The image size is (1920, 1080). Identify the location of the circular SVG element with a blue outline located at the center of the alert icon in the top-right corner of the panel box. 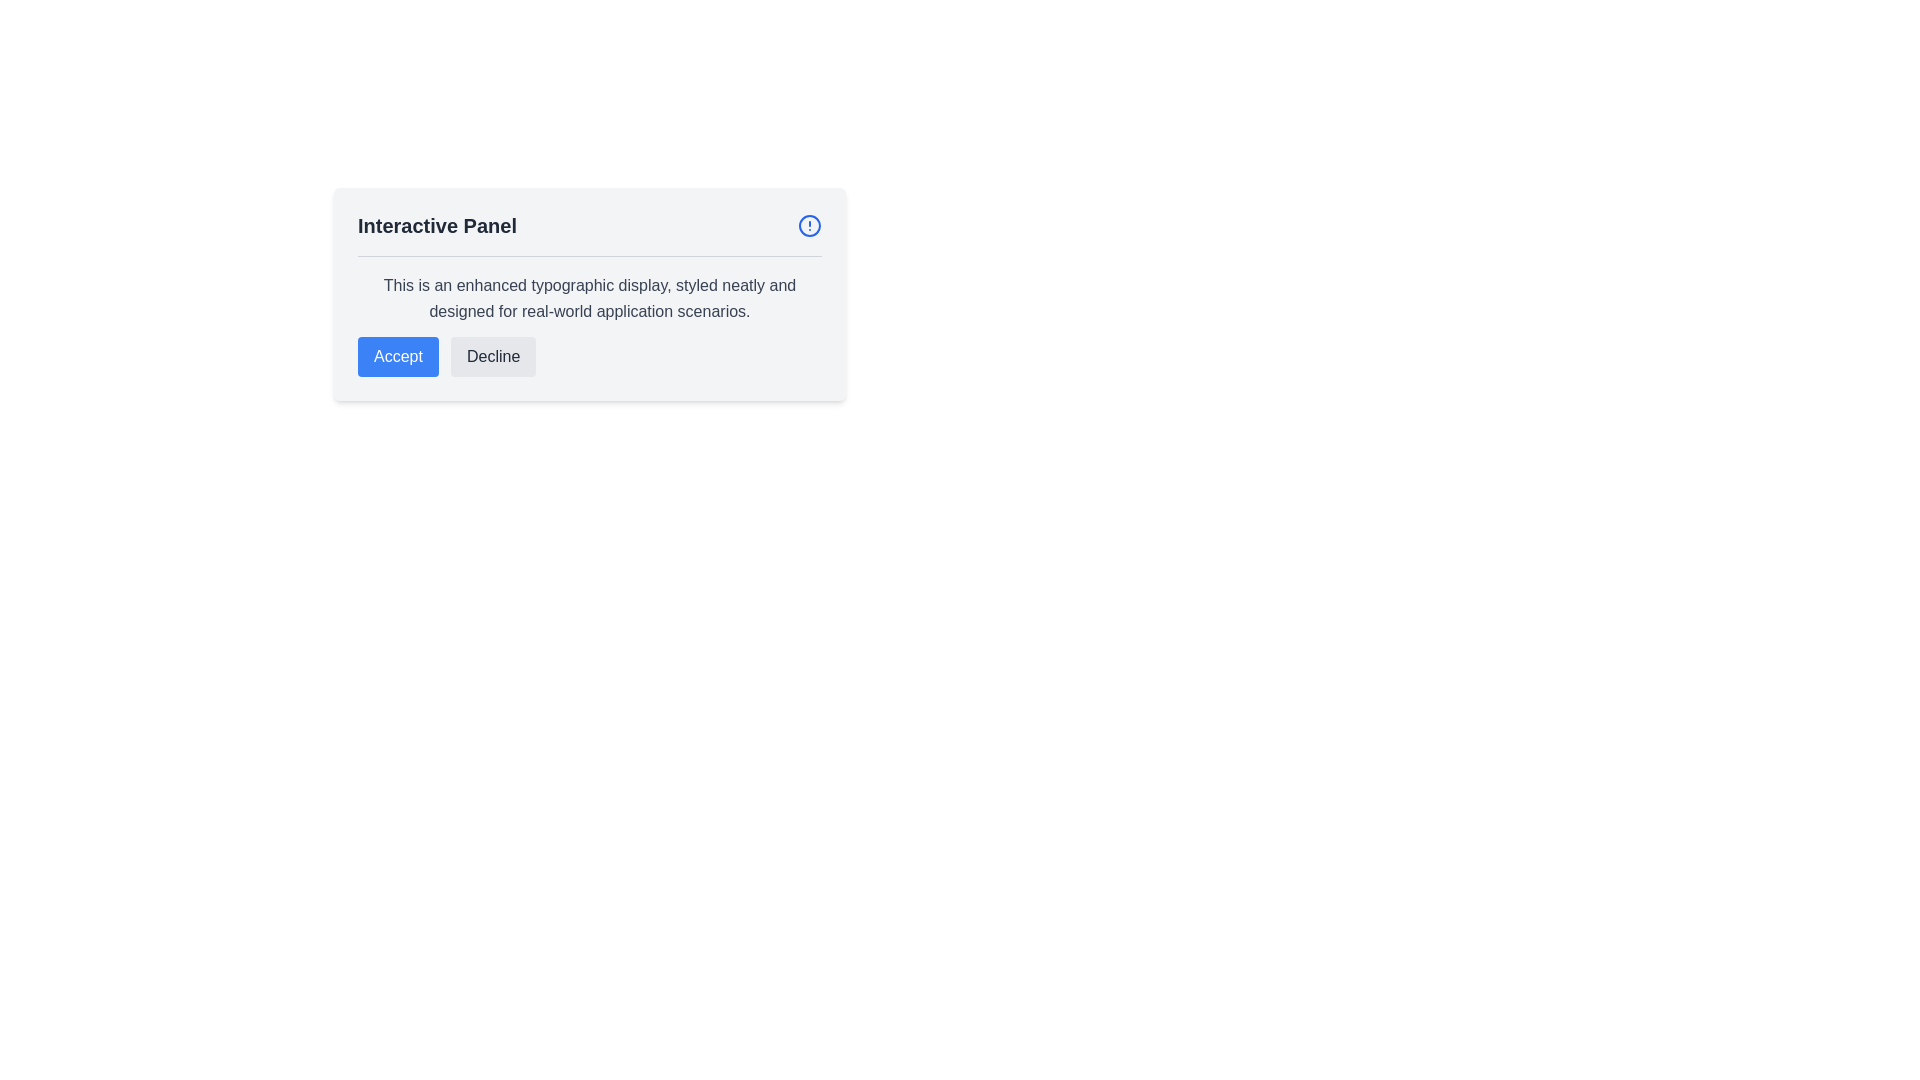
(810, 225).